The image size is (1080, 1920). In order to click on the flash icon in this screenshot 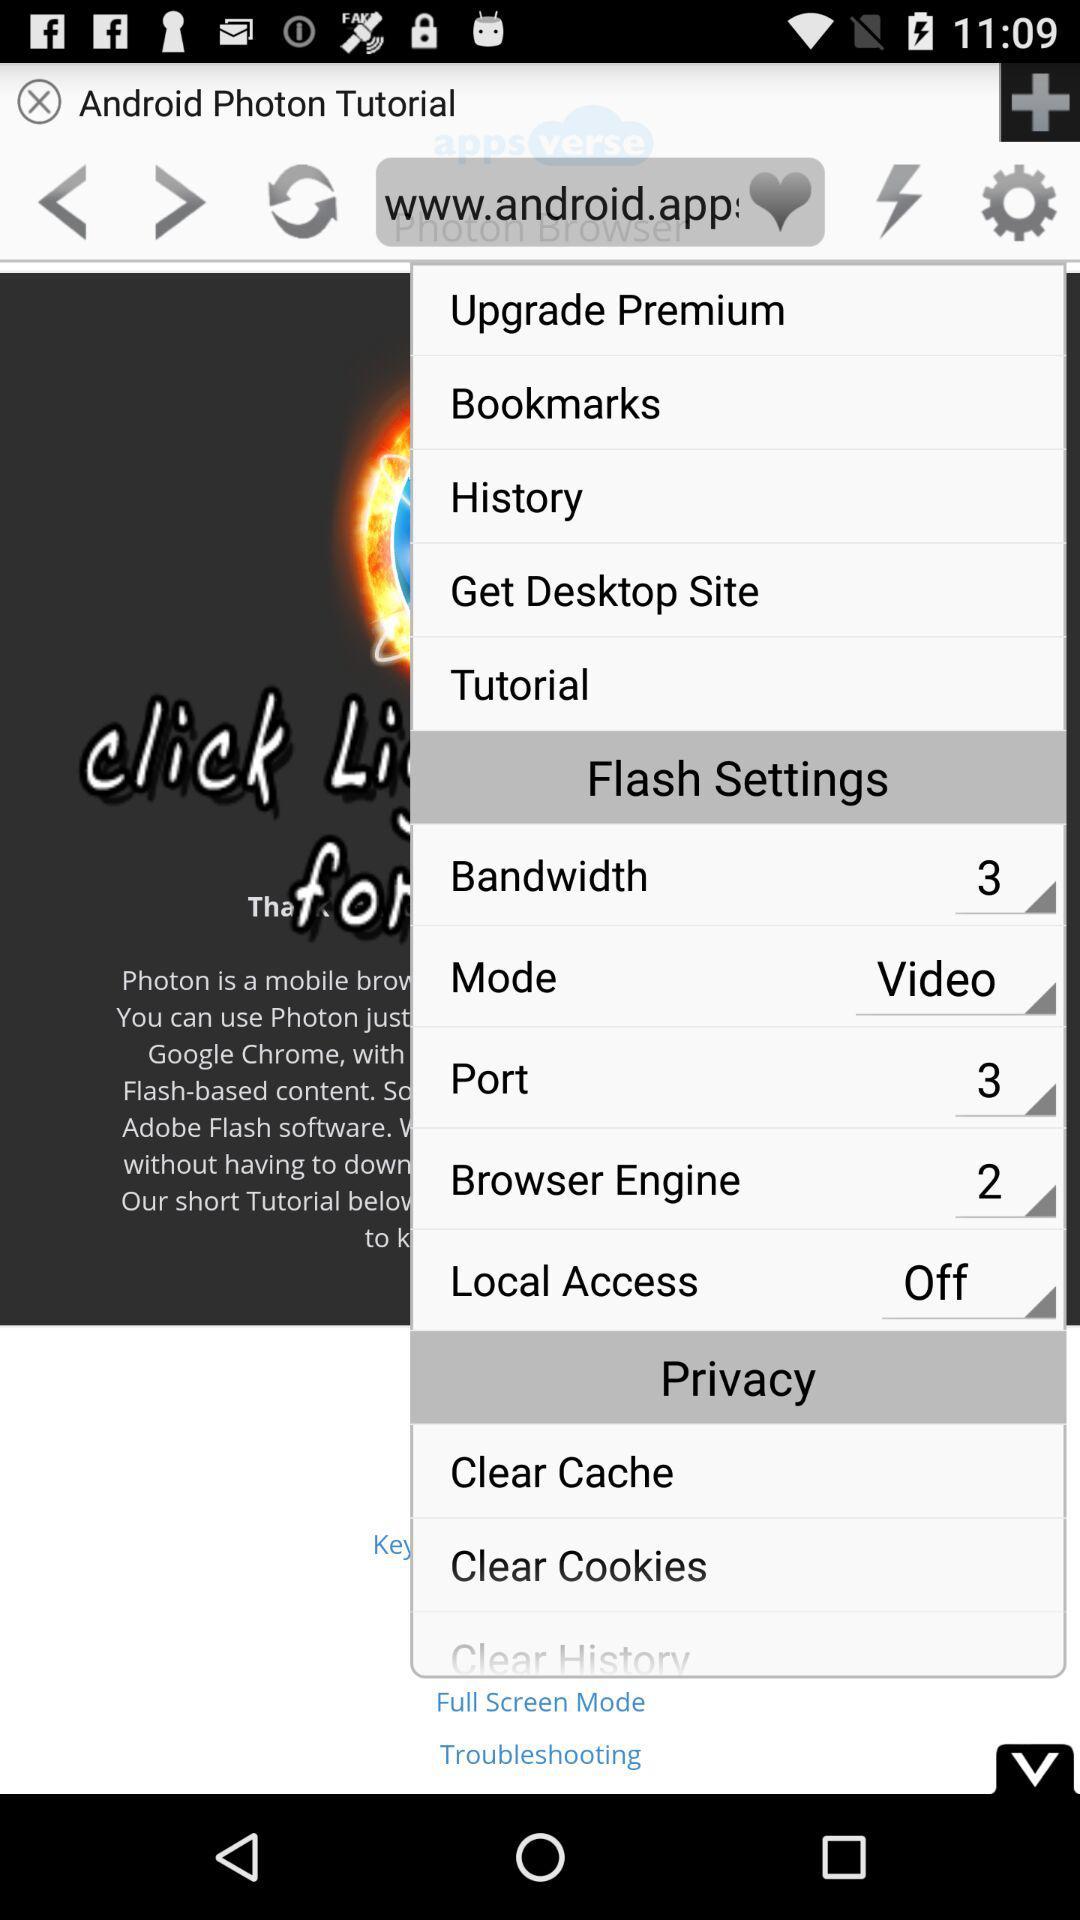, I will do `click(897, 216)`.